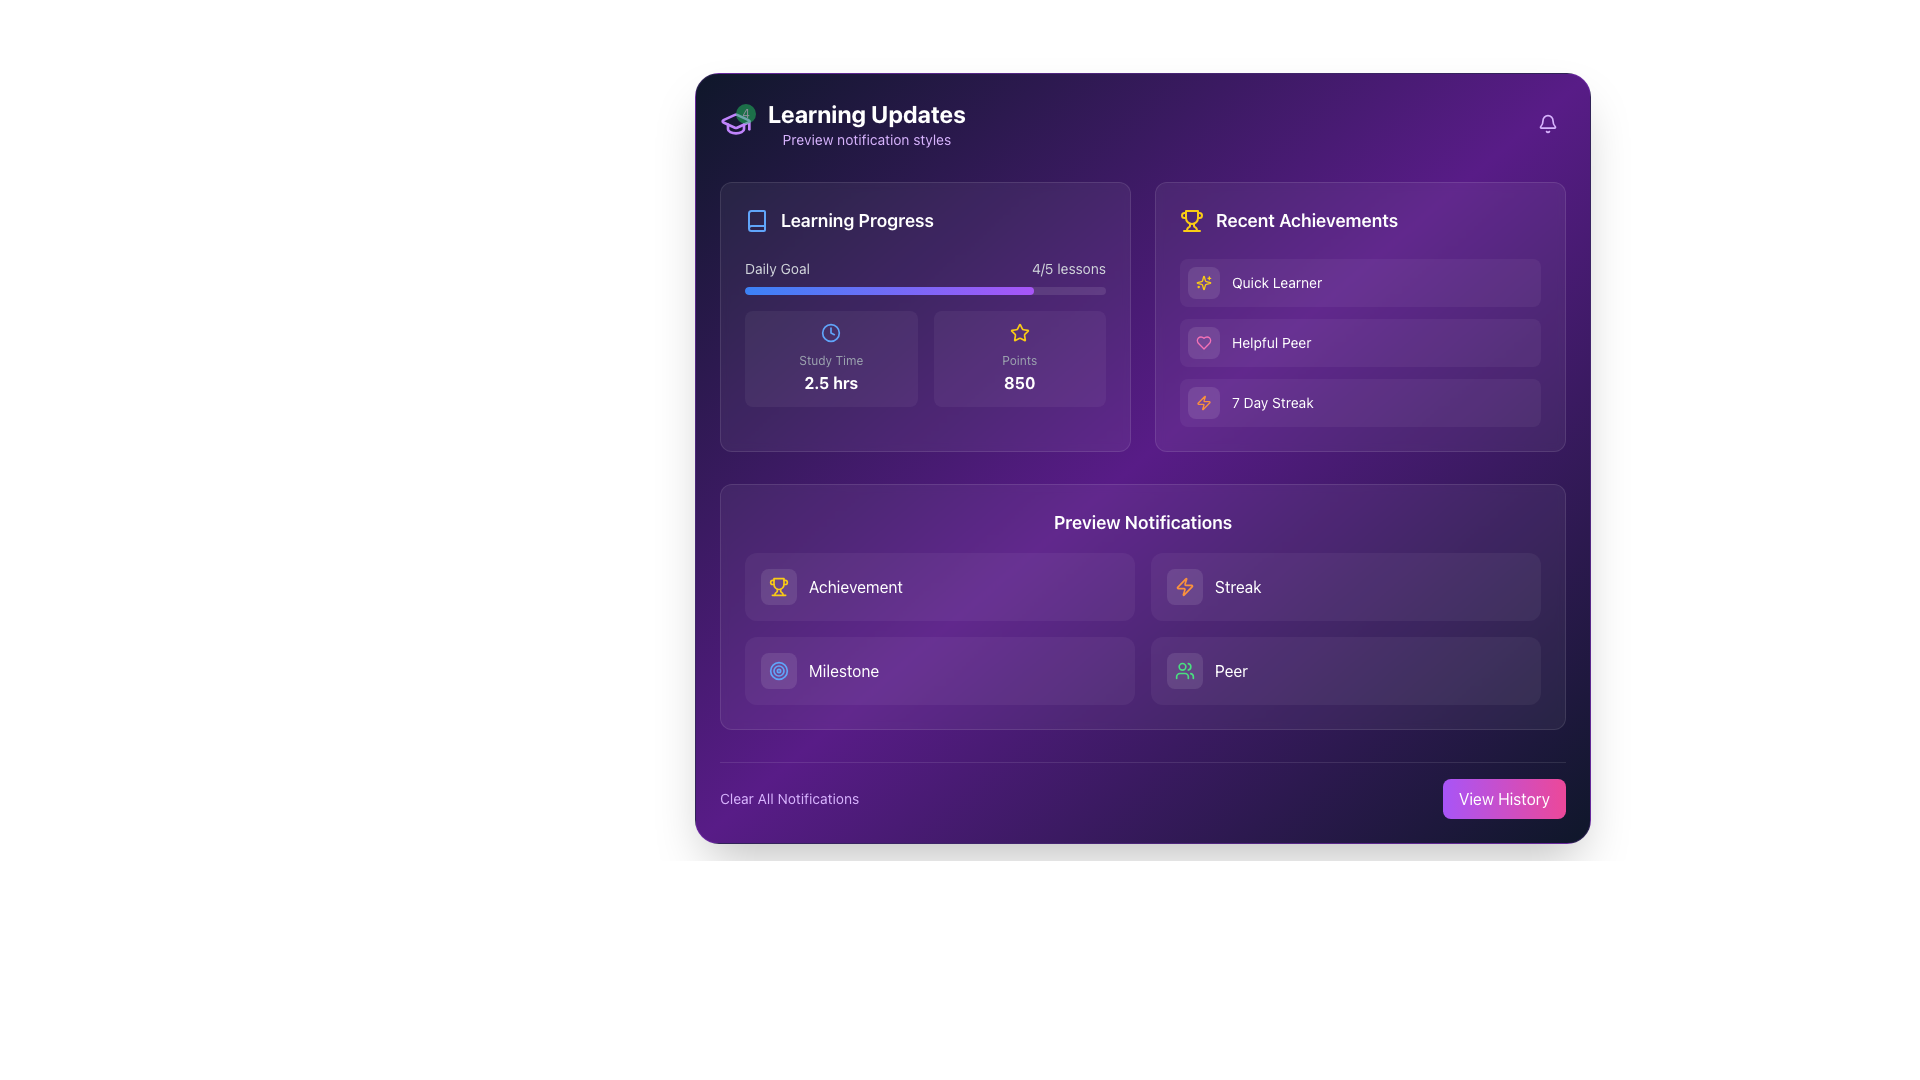  What do you see at coordinates (1019, 357) in the screenshot?
I see `the Display card that shows '850' points with a star icon above it, located in the 'Learning Progress' section` at bounding box center [1019, 357].